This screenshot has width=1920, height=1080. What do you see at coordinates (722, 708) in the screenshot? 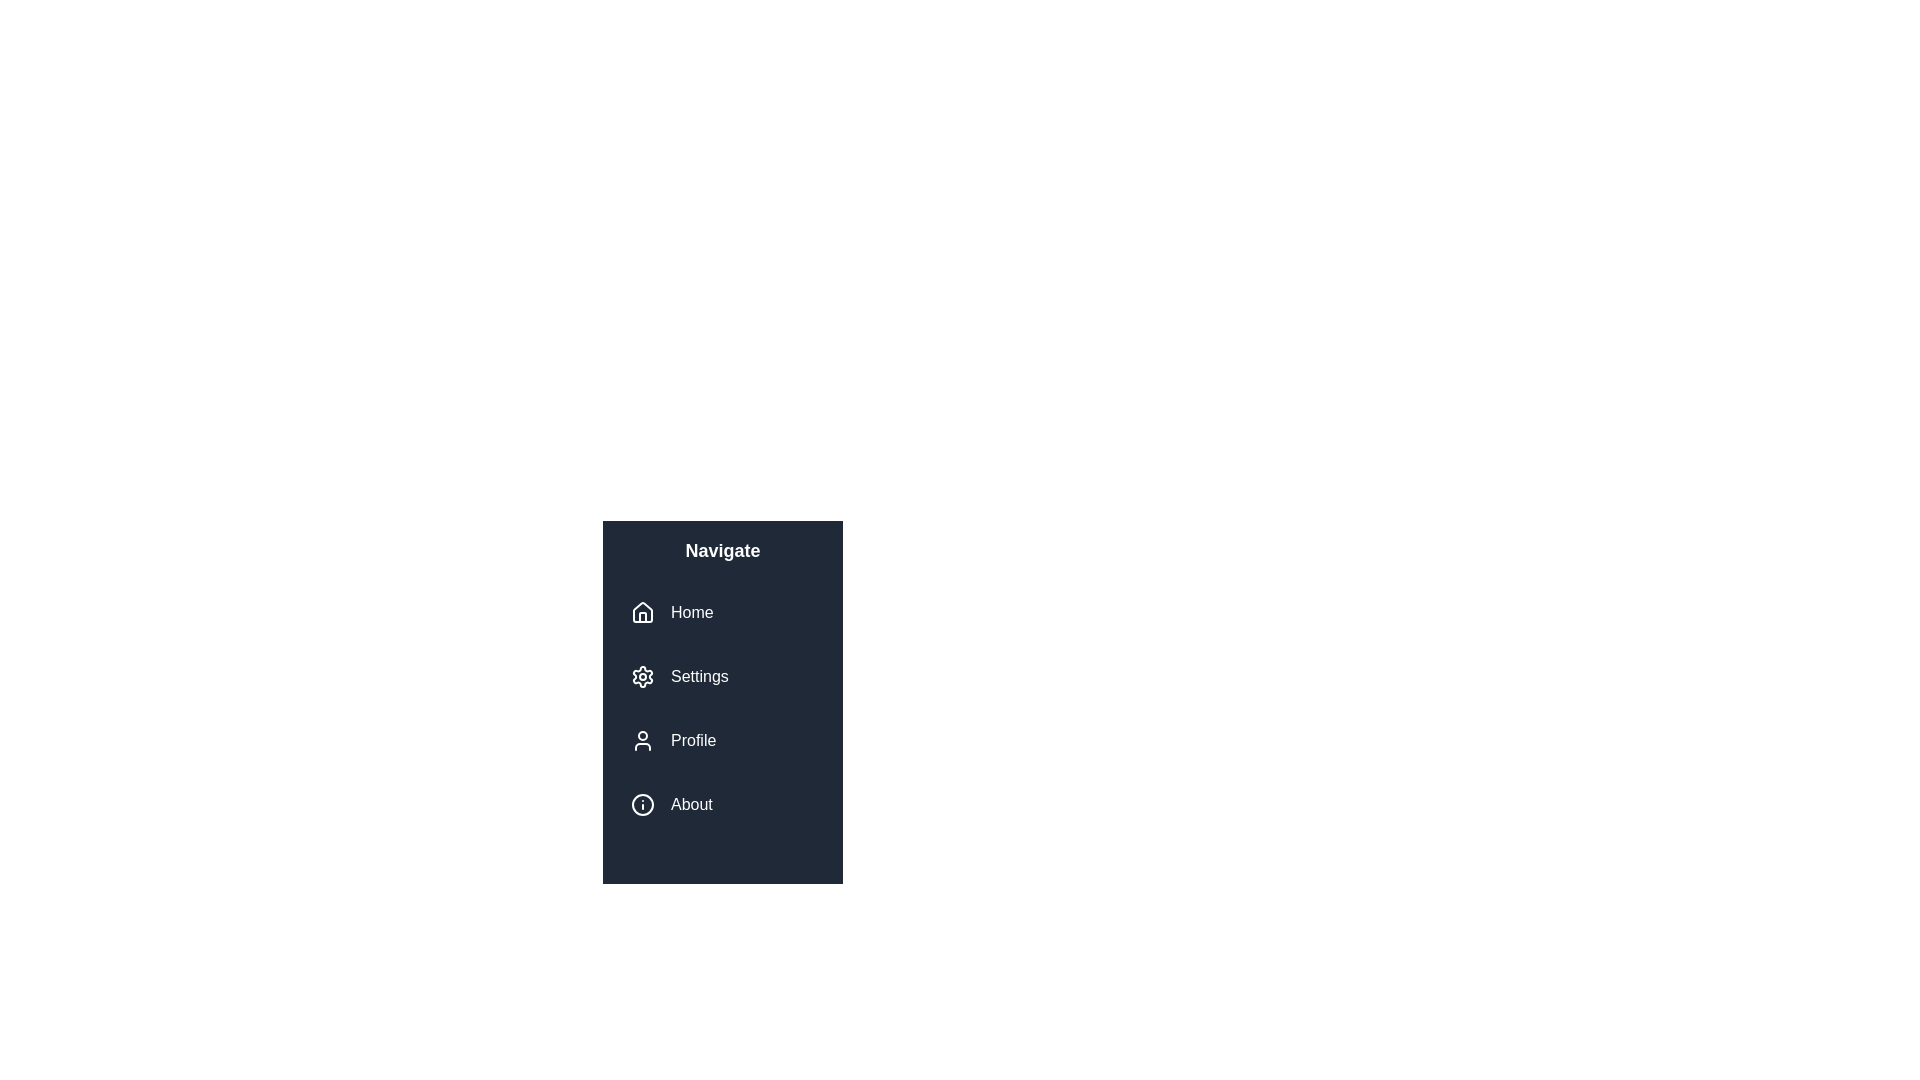
I see `the second sub-section of the 'Navigate' sidebar menu` at bounding box center [722, 708].